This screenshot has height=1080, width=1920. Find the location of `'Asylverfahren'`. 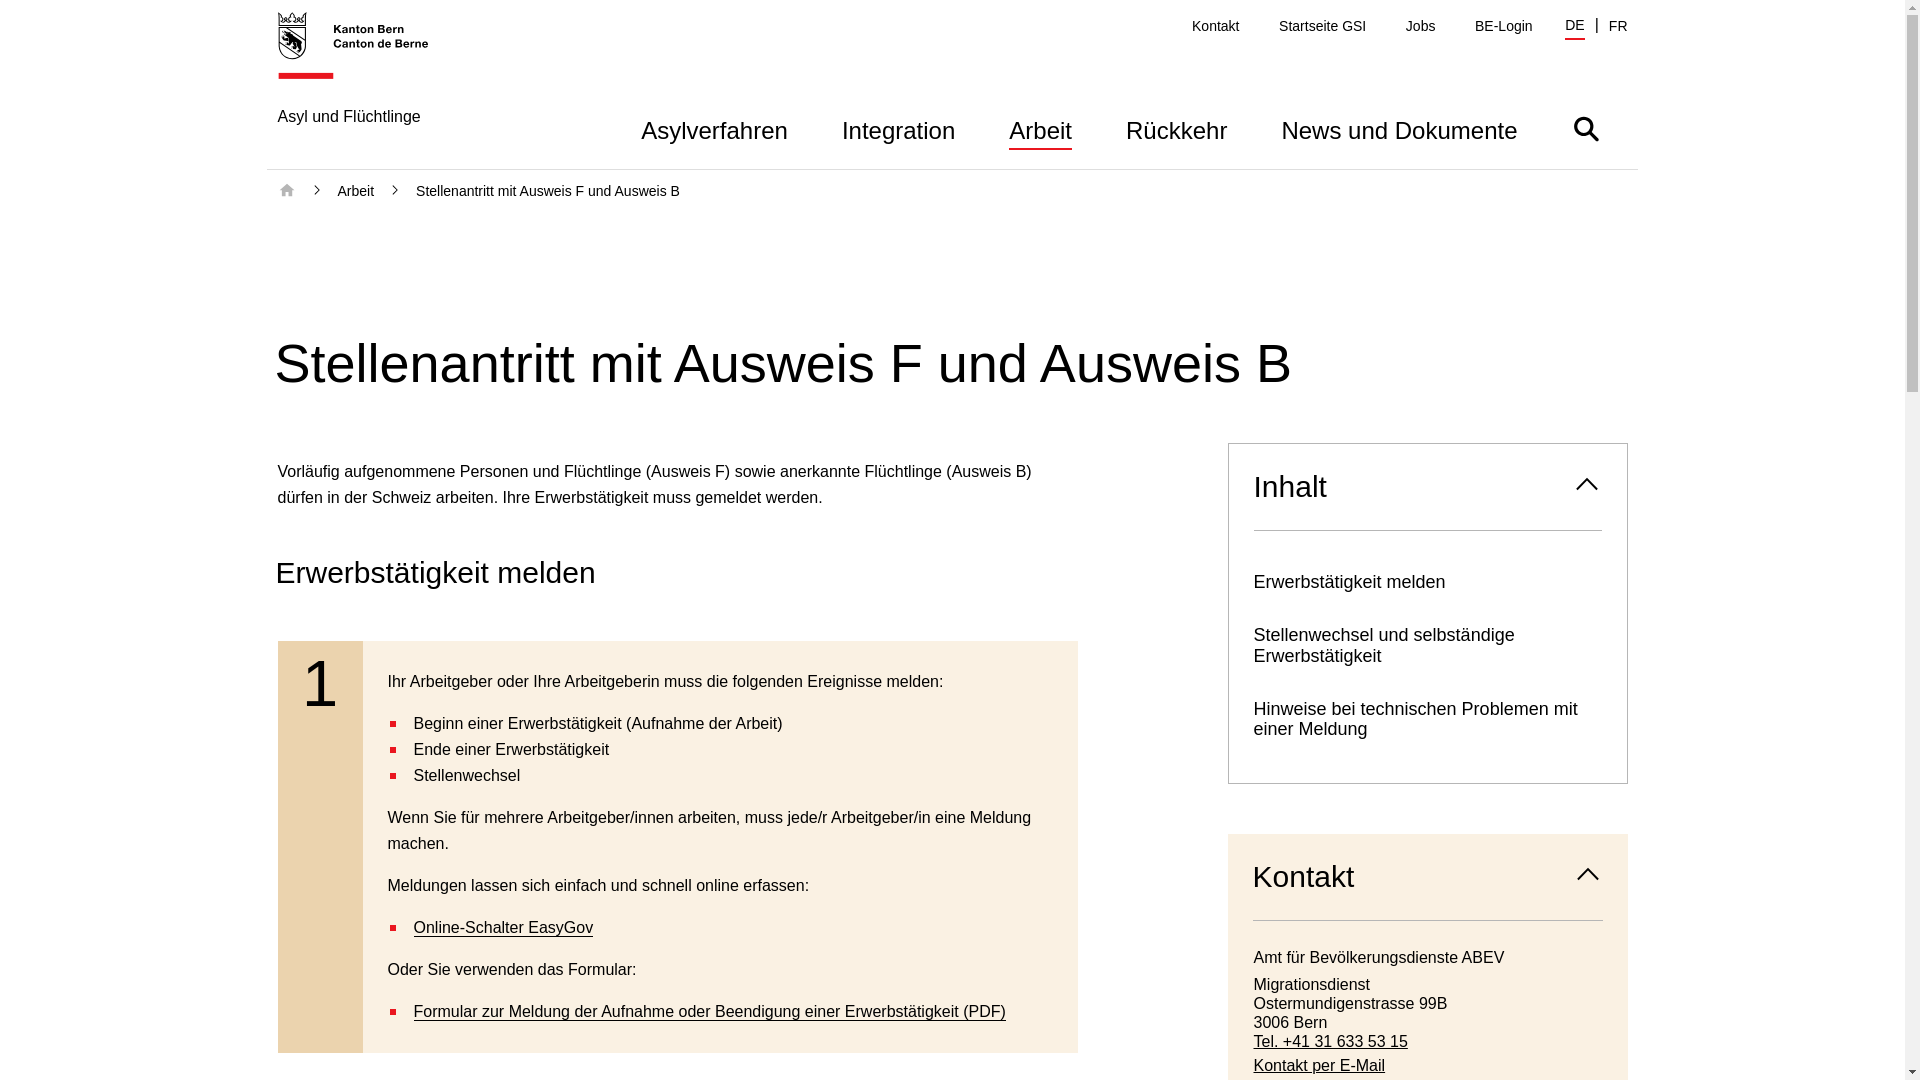

'Asylverfahren' is located at coordinates (714, 128).